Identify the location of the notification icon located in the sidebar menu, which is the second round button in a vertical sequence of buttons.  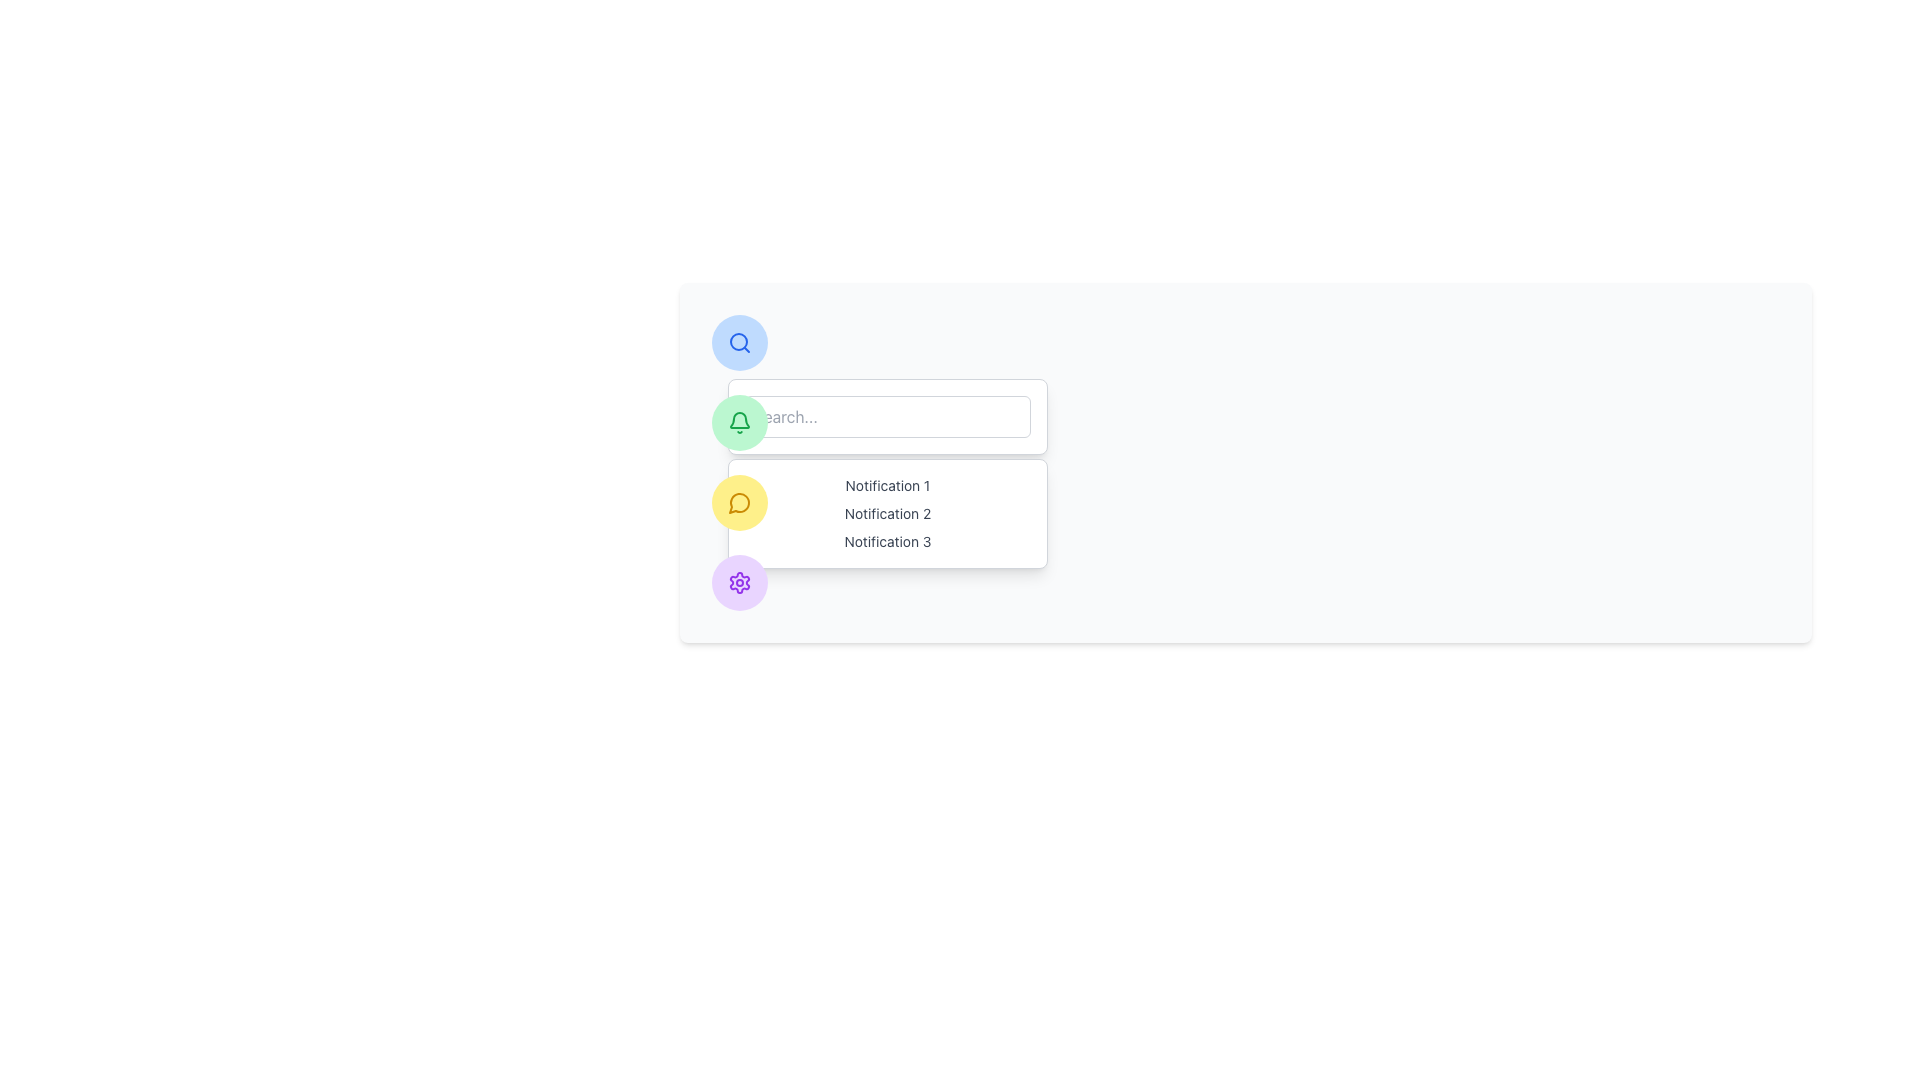
(738, 422).